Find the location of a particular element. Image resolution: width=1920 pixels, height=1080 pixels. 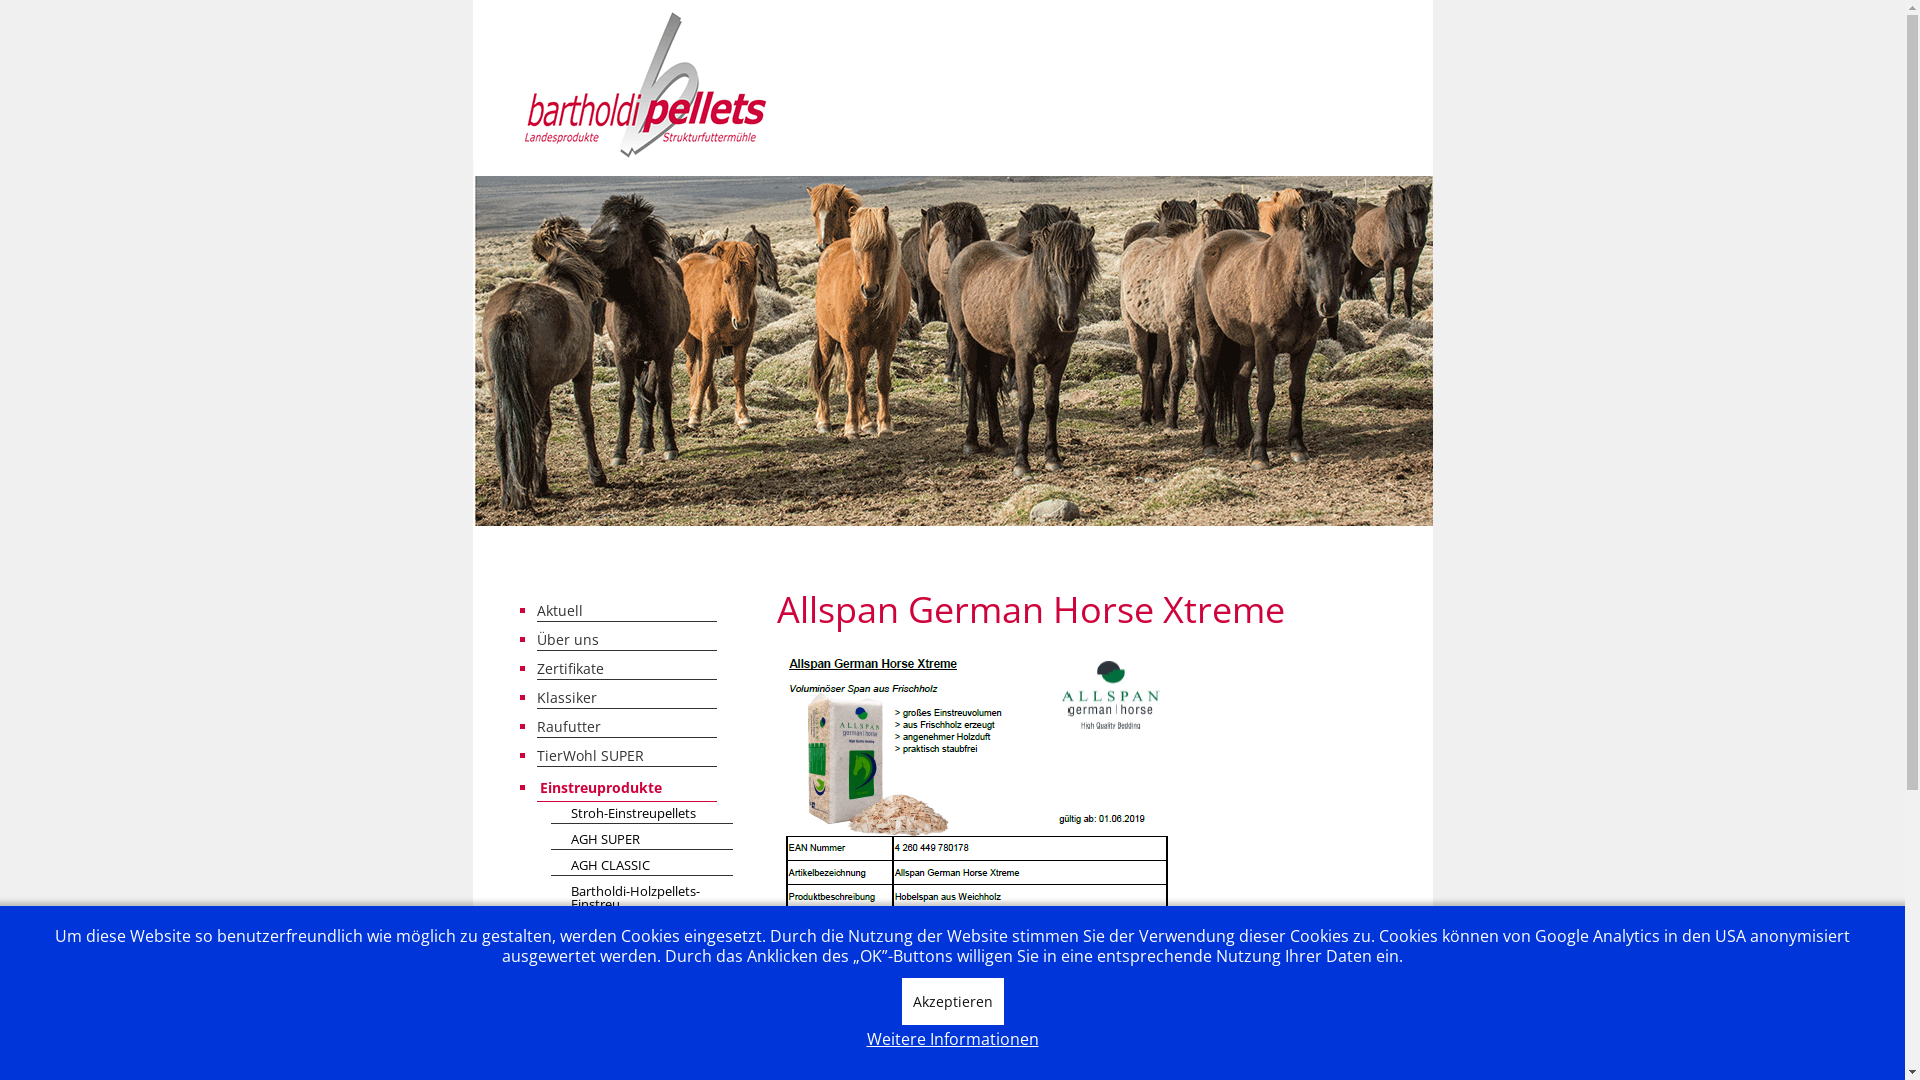

'AGH SUPER' is located at coordinates (641, 840).